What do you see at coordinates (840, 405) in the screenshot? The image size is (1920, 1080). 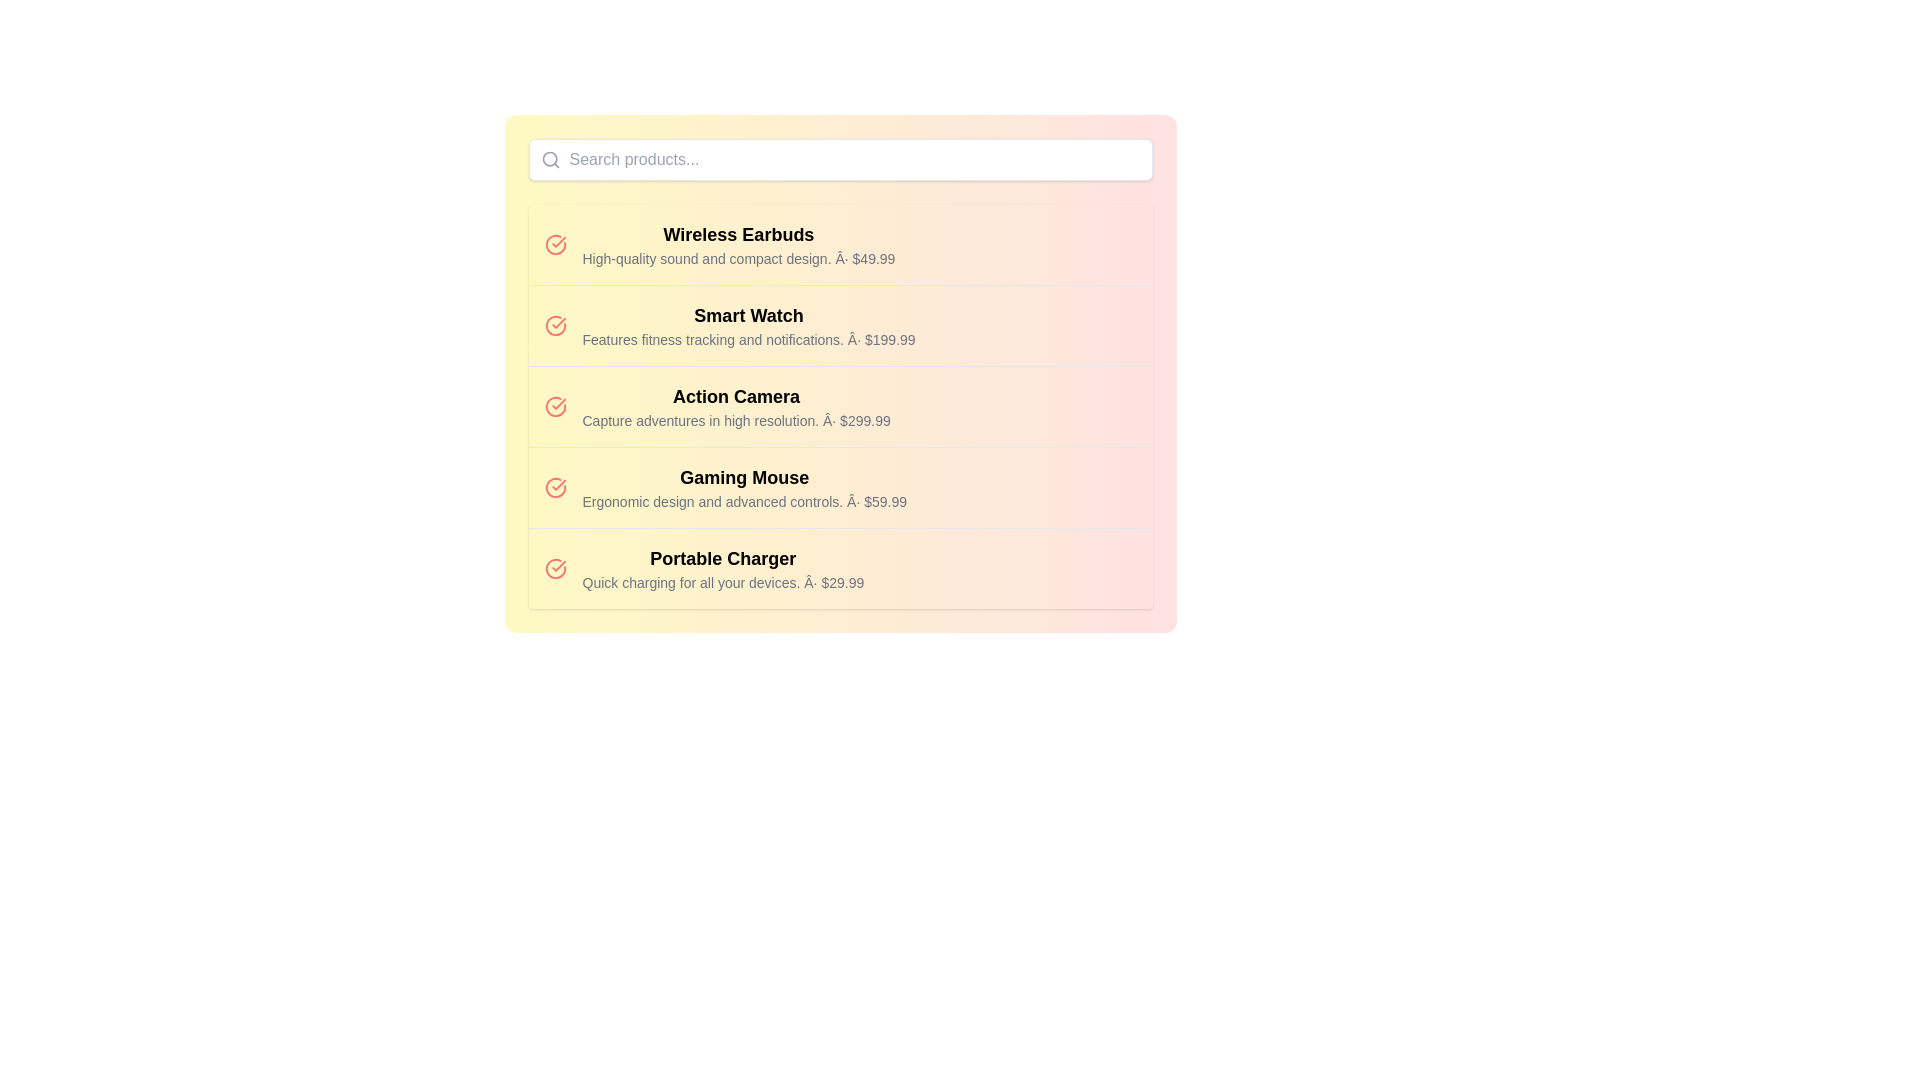 I see `the product display widget for the Action Camera, which is the third item in the vertical list of products` at bounding box center [840, 405].